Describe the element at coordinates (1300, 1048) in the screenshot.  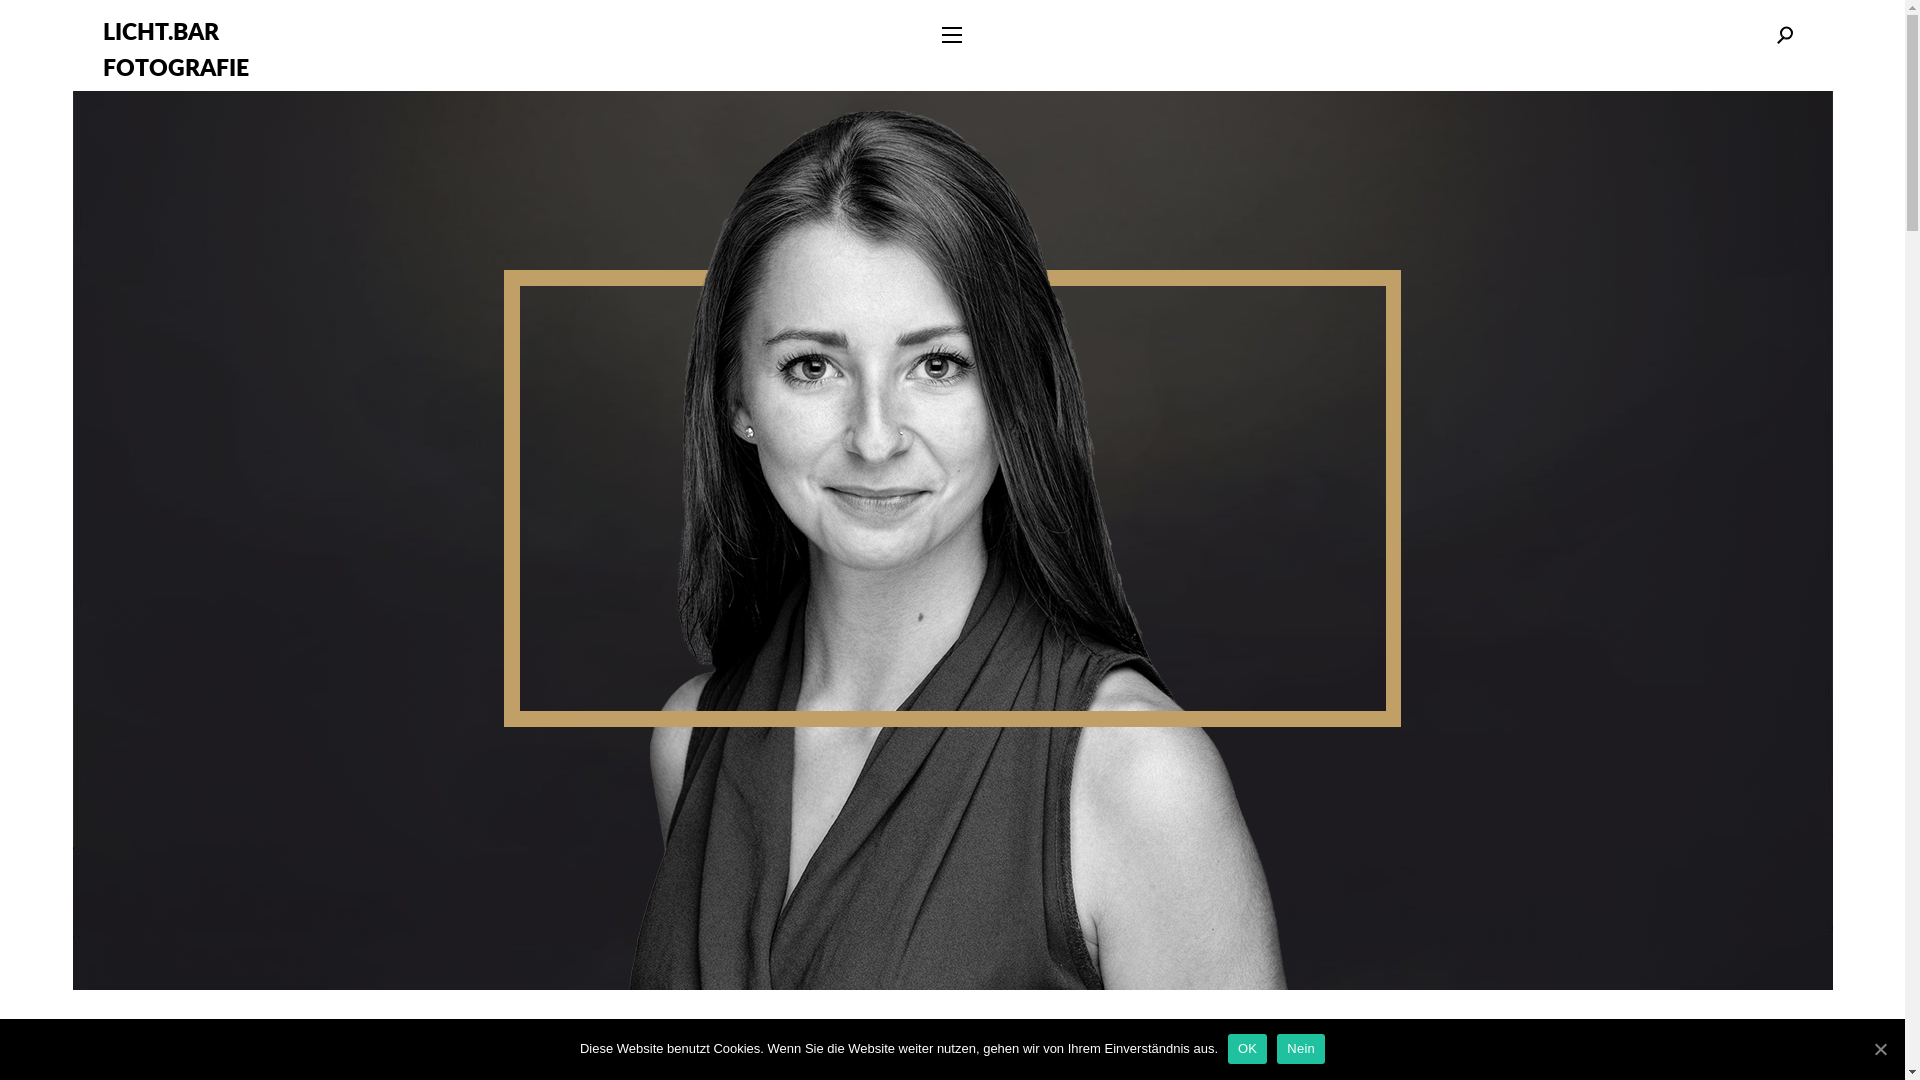
I see `'Nein'` at that location.